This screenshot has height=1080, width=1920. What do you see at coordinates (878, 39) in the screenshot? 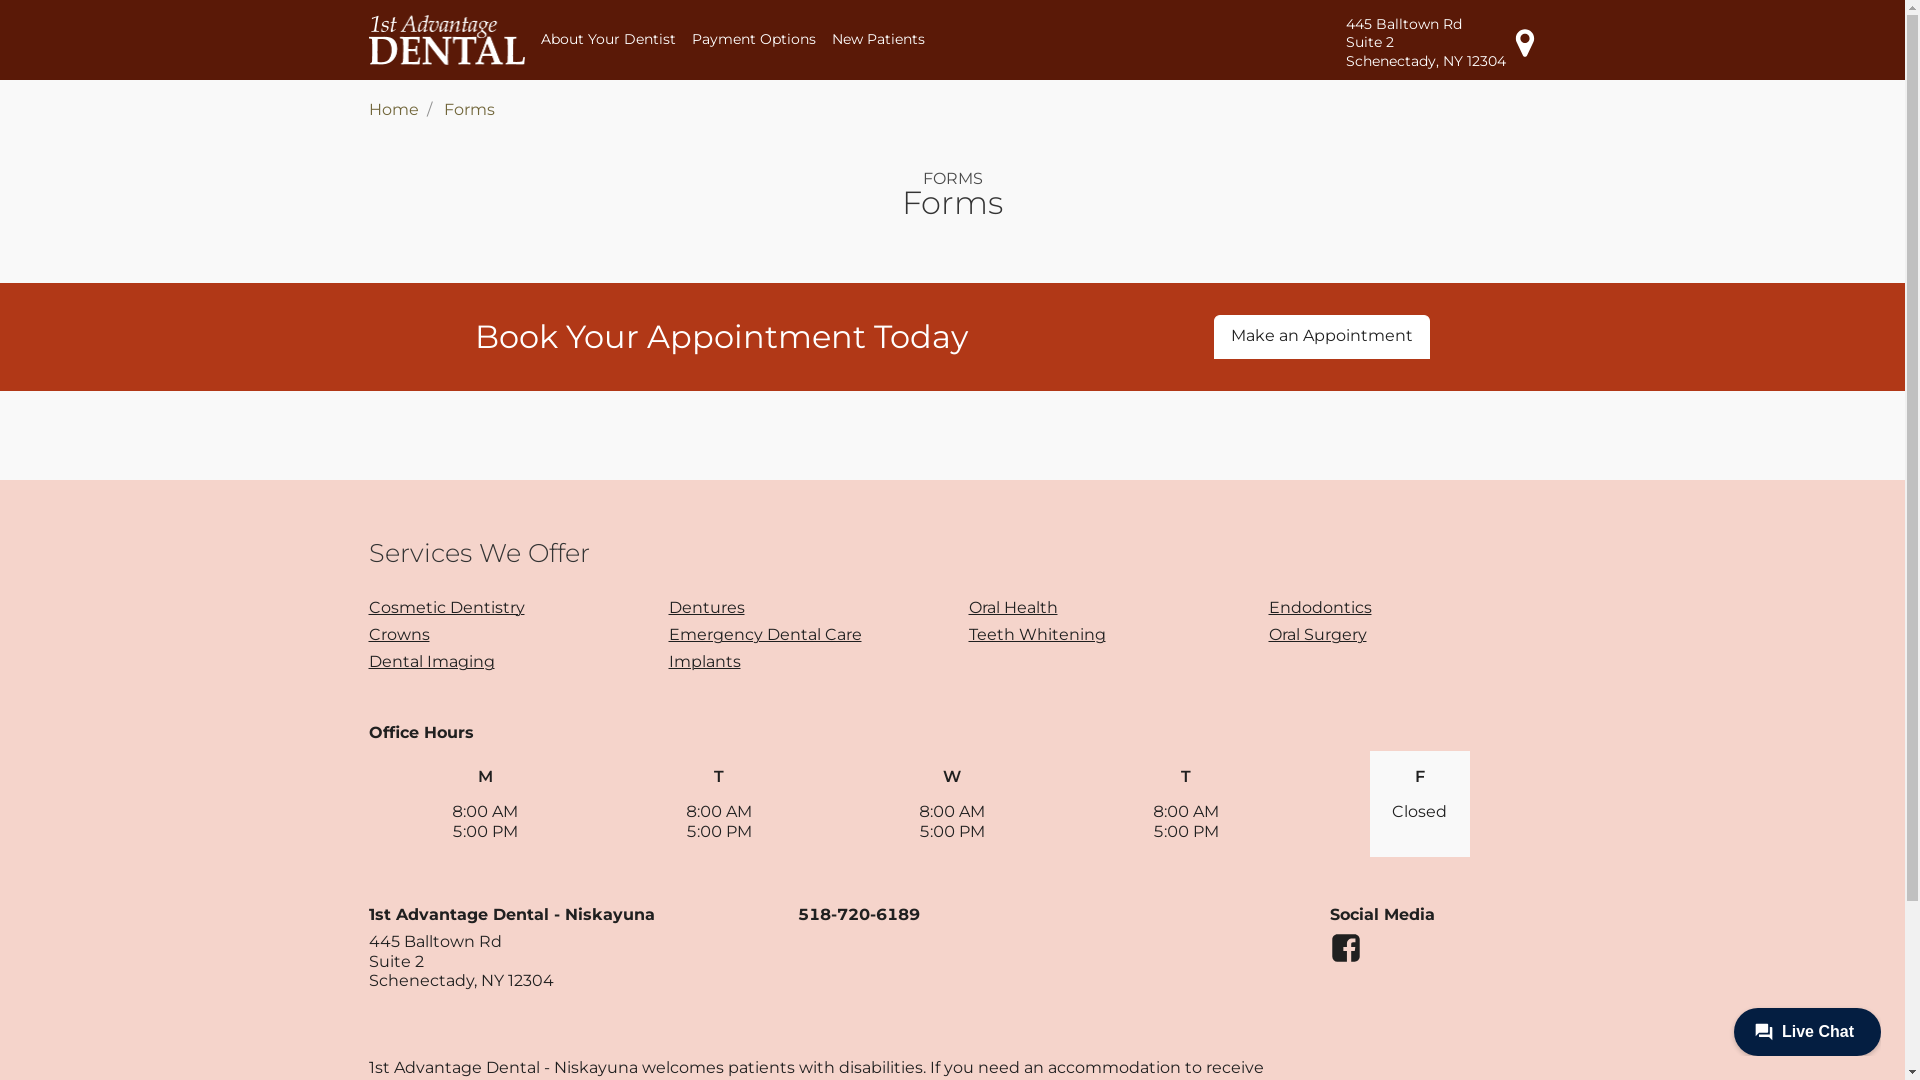
I see `'New Patients'` at bounding box center [878, 39].